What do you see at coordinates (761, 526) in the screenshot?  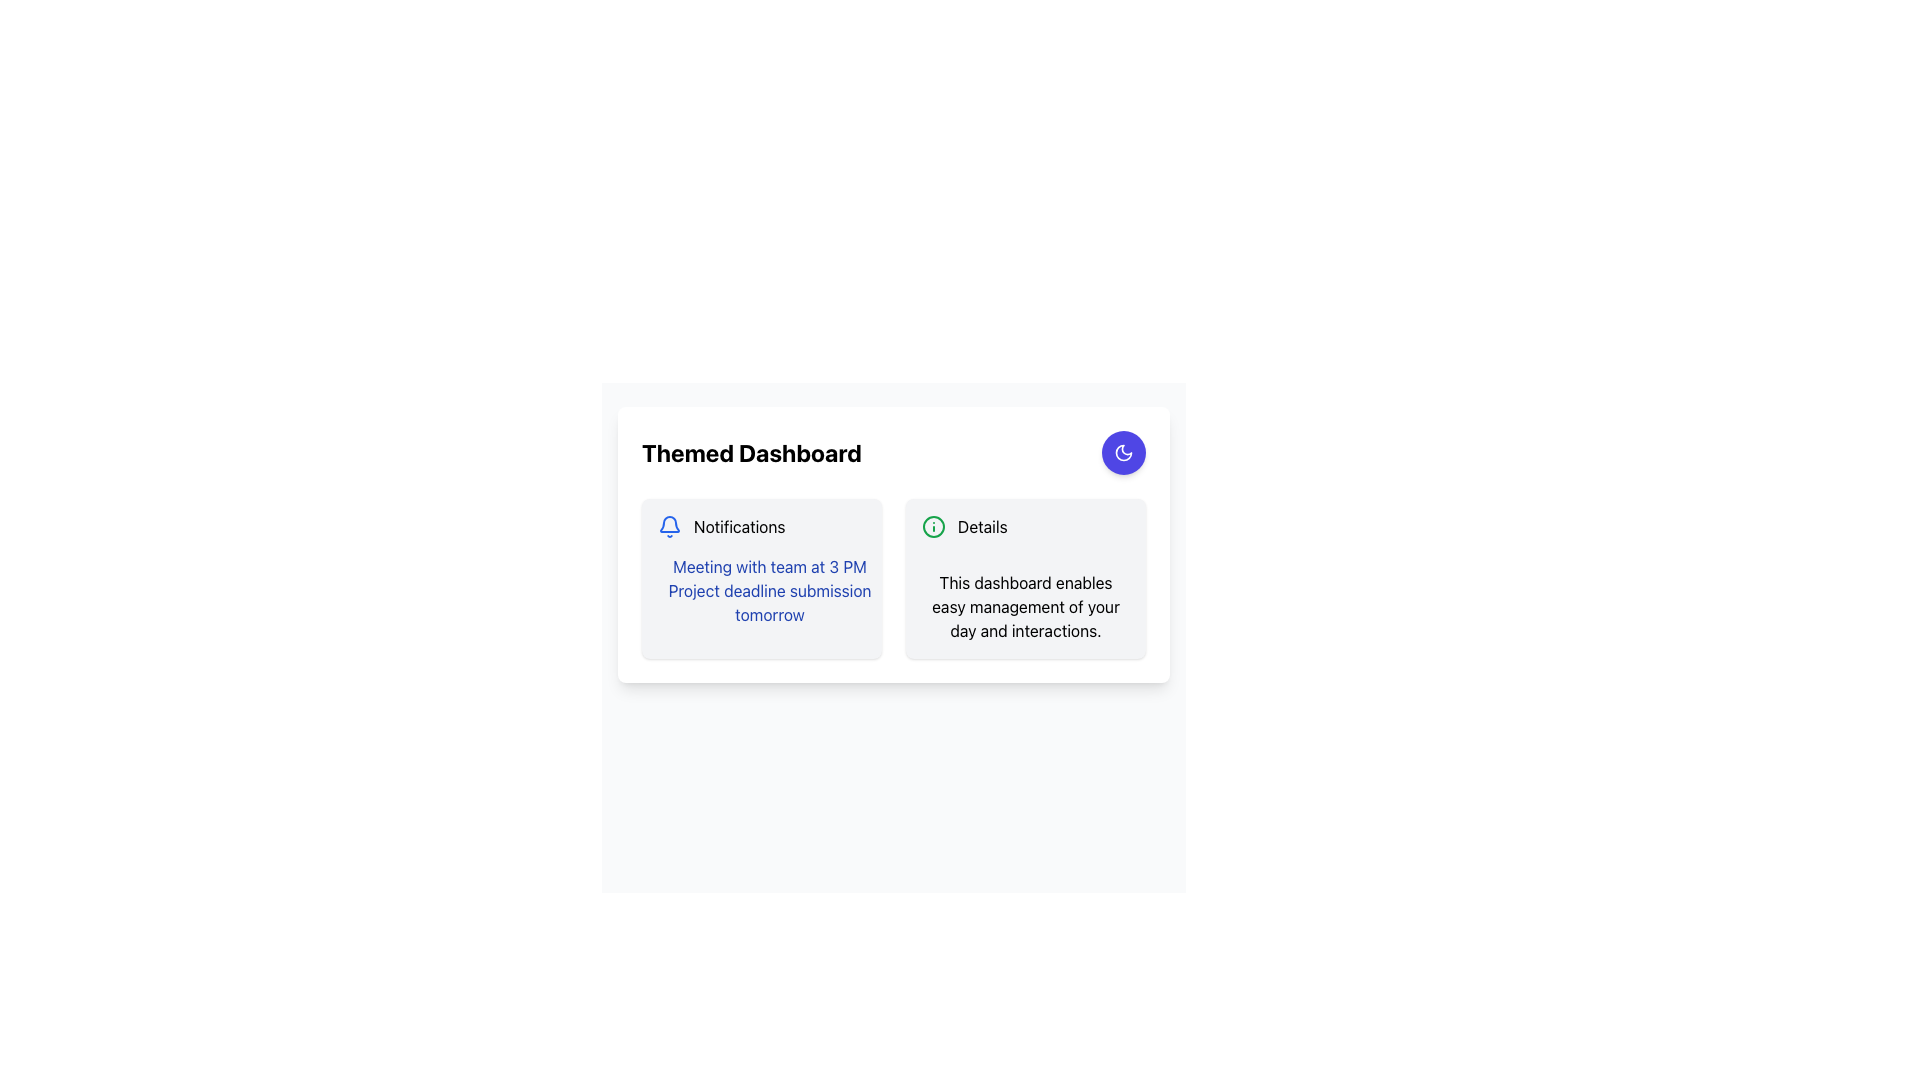 I see `the informational label text with an accompanying icon indicating notifications, located at the top left of the layout above meeting reminders` at bounding box center [761, 526].